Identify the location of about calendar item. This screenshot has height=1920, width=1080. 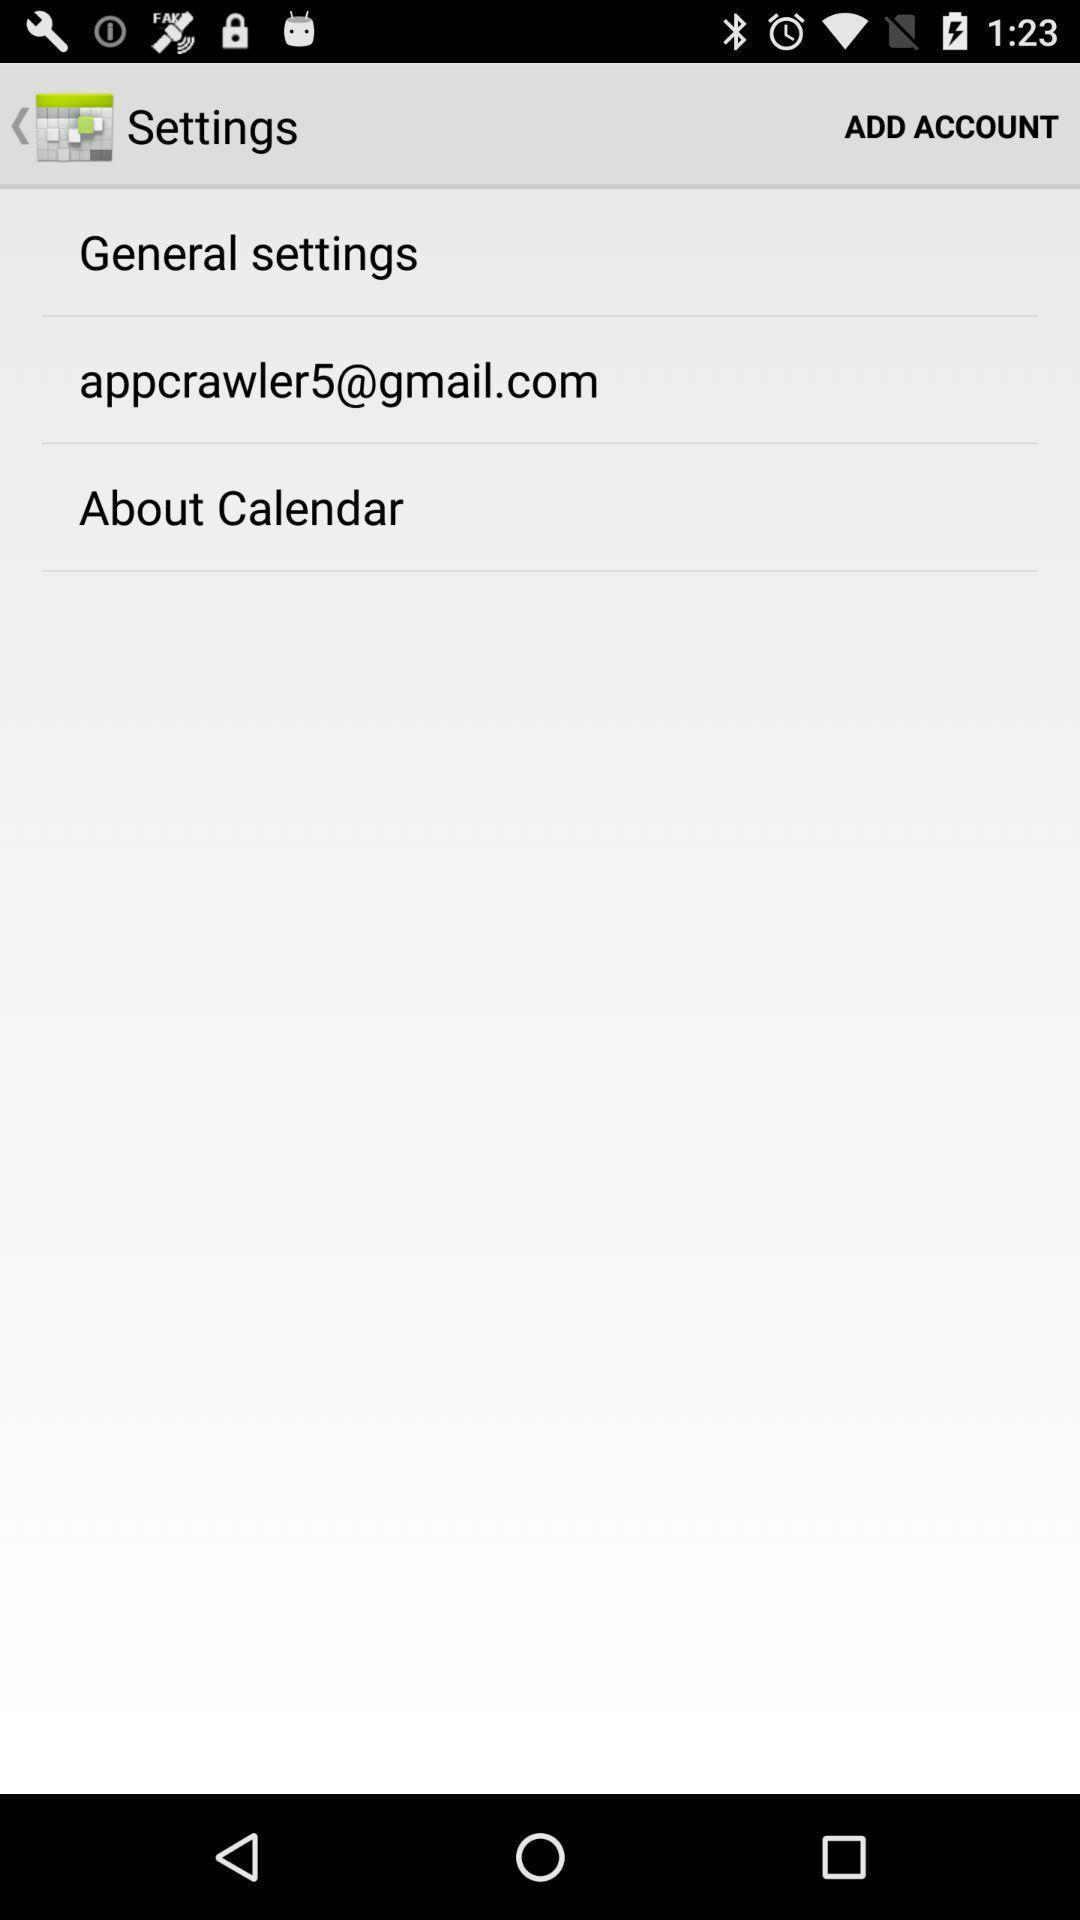
(240, 506).